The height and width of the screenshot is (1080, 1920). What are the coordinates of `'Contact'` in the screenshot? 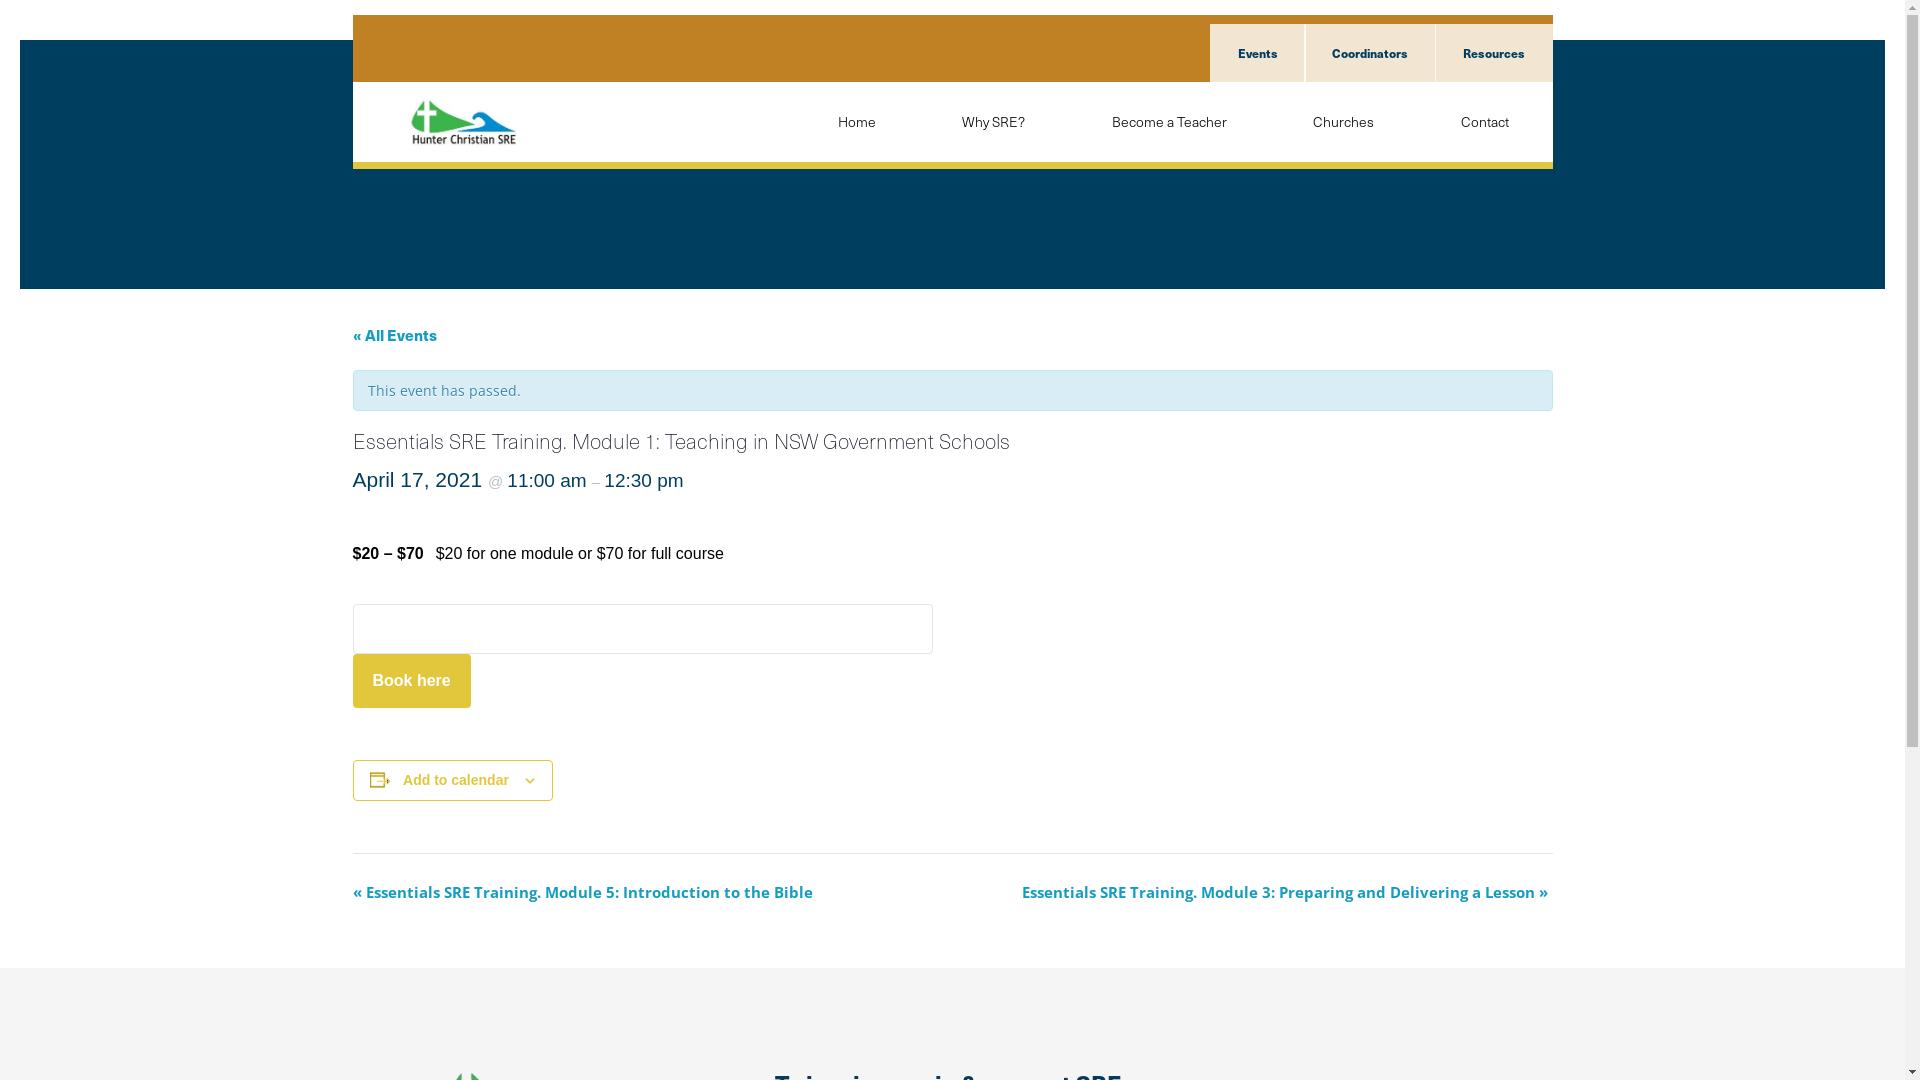 It's located at (1483, 122).